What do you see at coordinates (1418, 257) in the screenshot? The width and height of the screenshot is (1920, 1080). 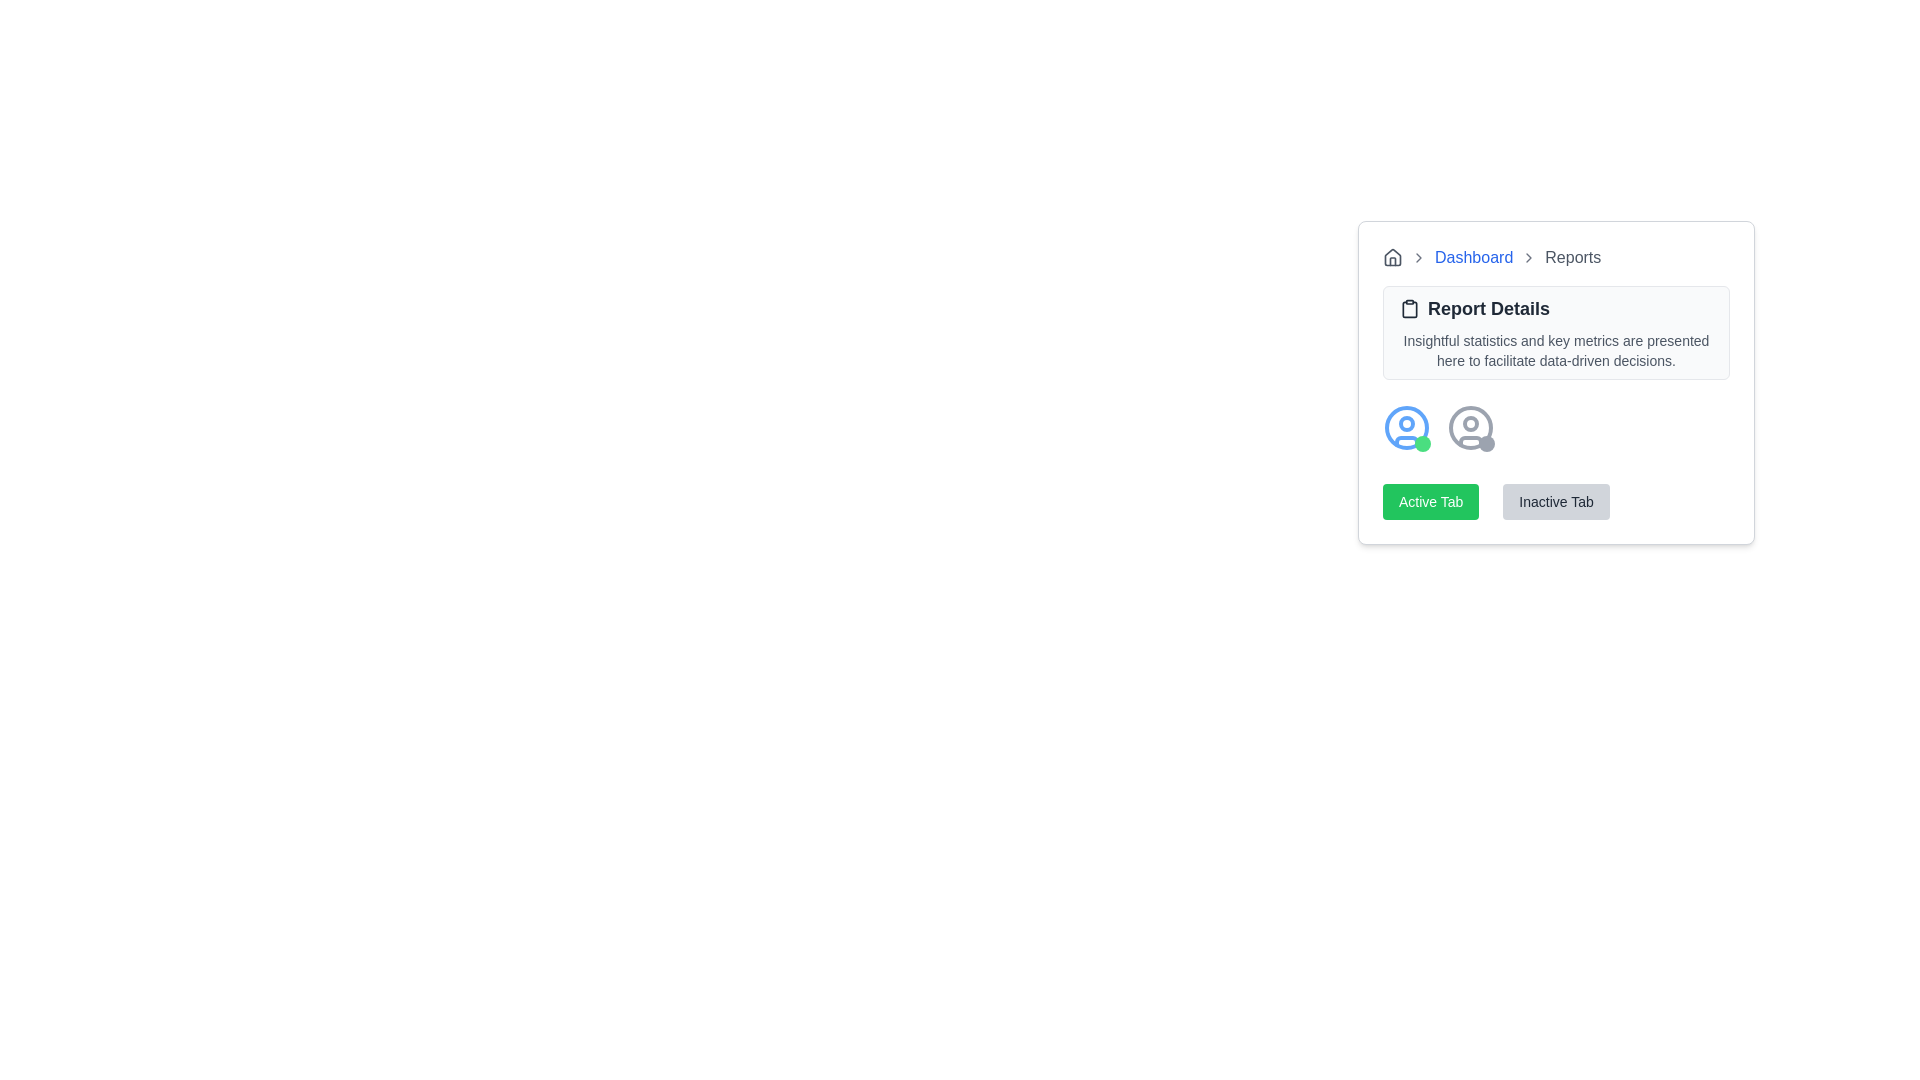 I see `the right-pointing chevron icon positioned between the house icon and the 'Dashboard' text to delineate focused navigation` at bounding box center [1418, 257].